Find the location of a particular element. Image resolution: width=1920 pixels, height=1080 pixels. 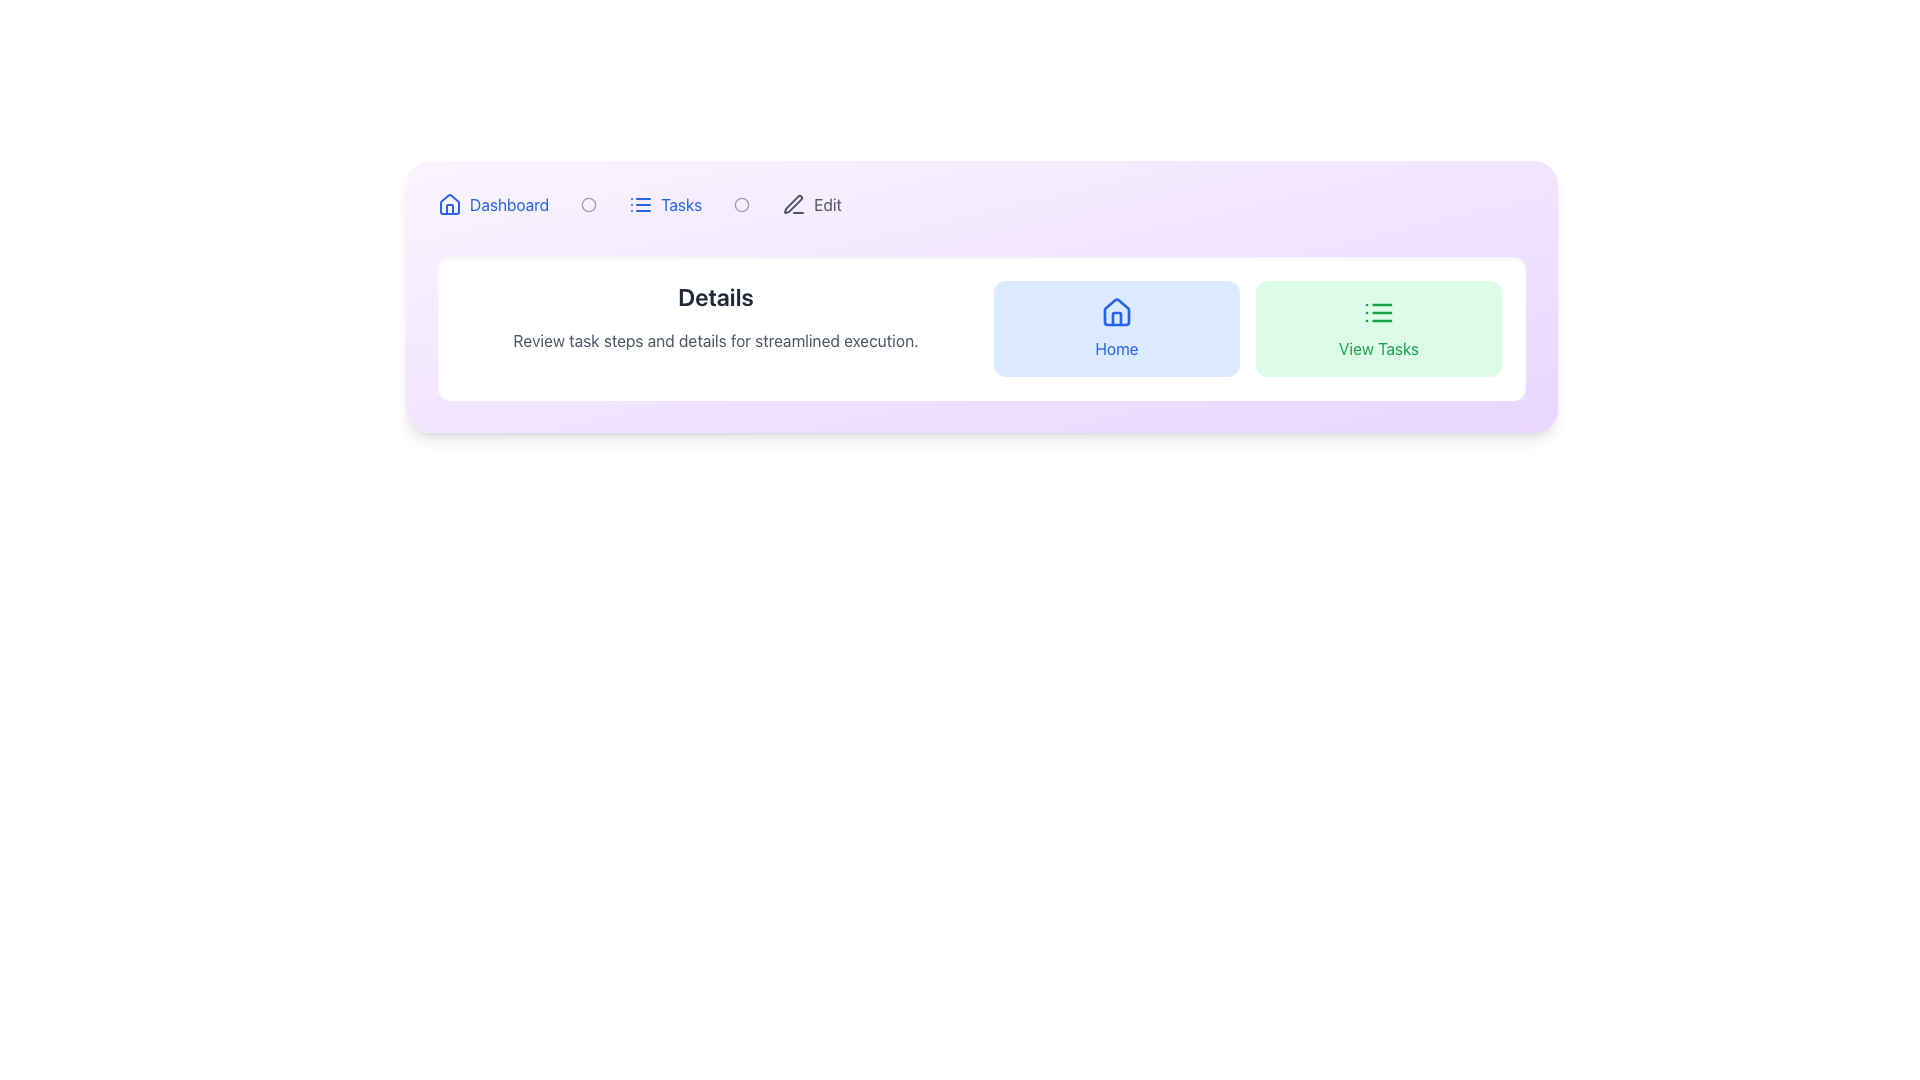

the minimalistic gray circular icon located between the 'Dashboard' and 'Tasks' labels in the navigation bar is located at coordinates (741, 204).